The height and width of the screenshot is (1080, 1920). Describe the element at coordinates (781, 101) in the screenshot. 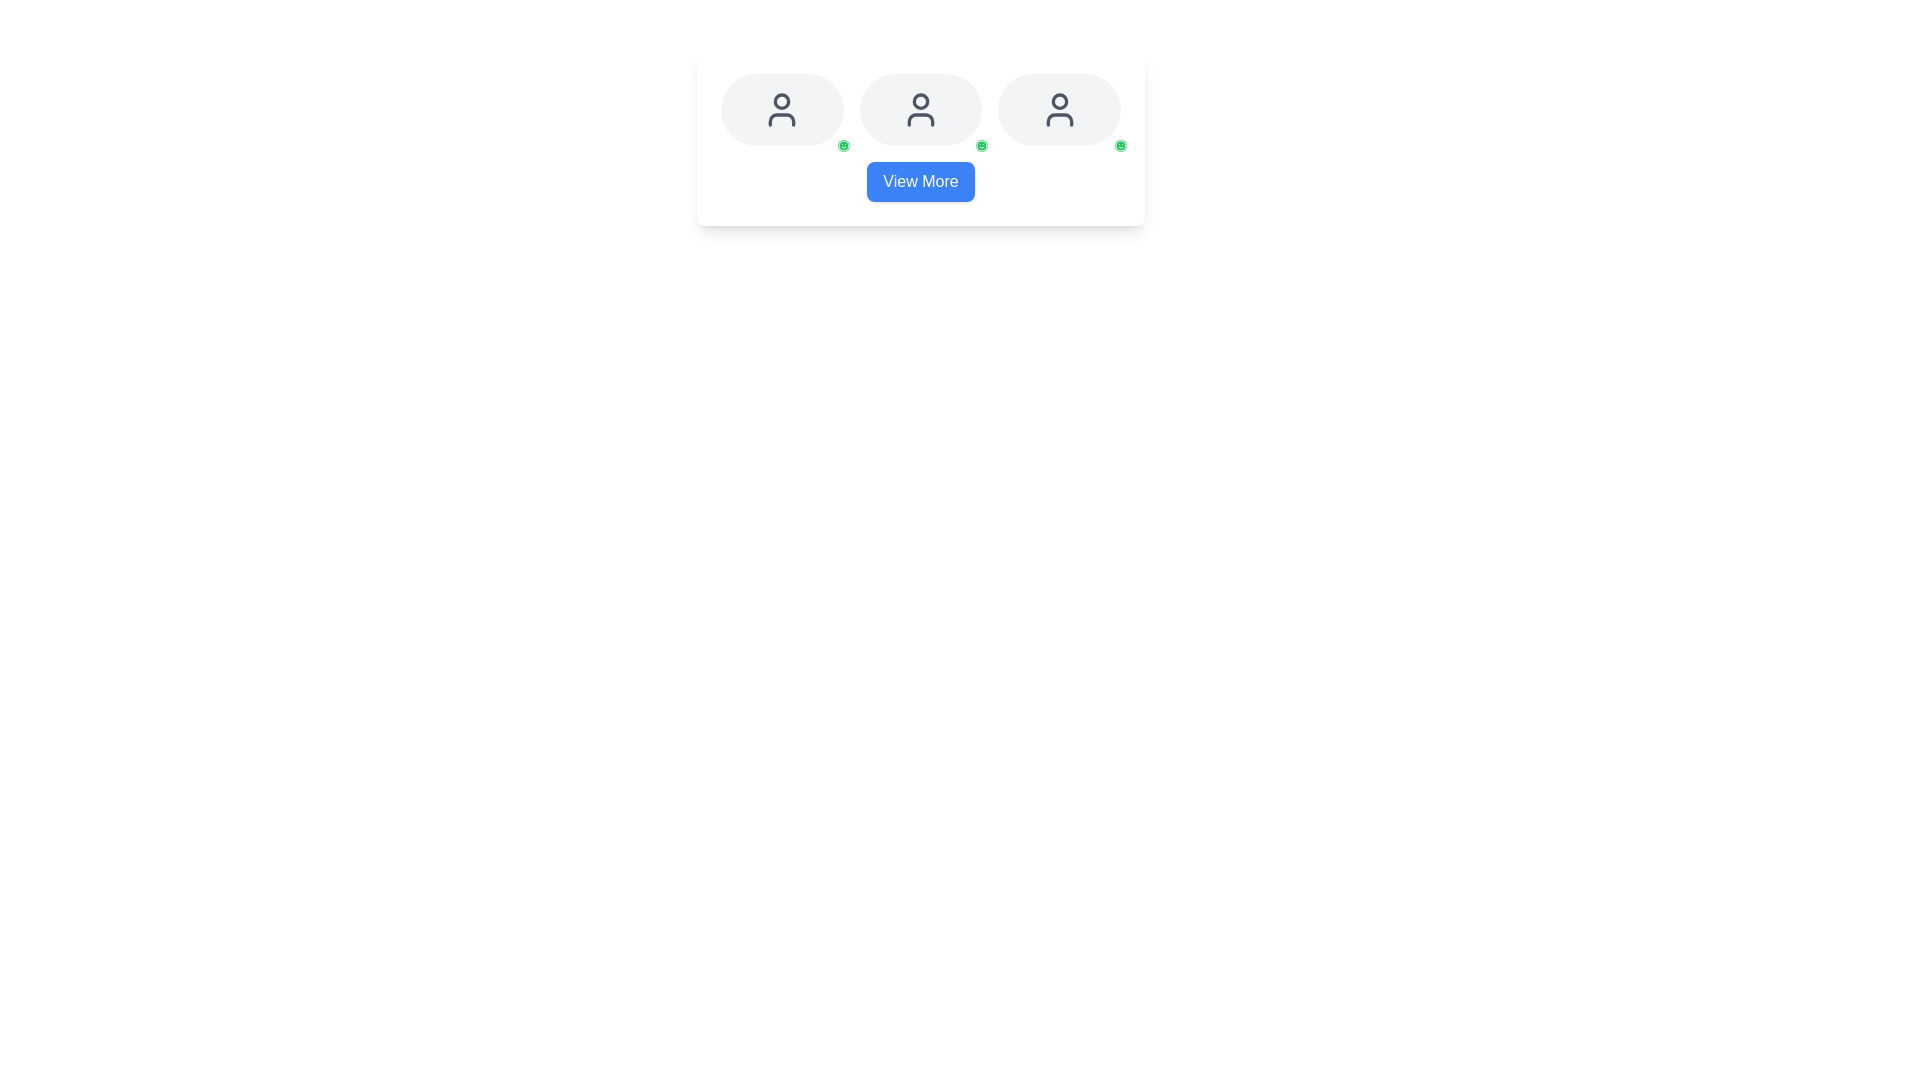

I see `the graphical circle/icon subcomponent representing the first user profile icon in a horizontal row of three icons` at that location.